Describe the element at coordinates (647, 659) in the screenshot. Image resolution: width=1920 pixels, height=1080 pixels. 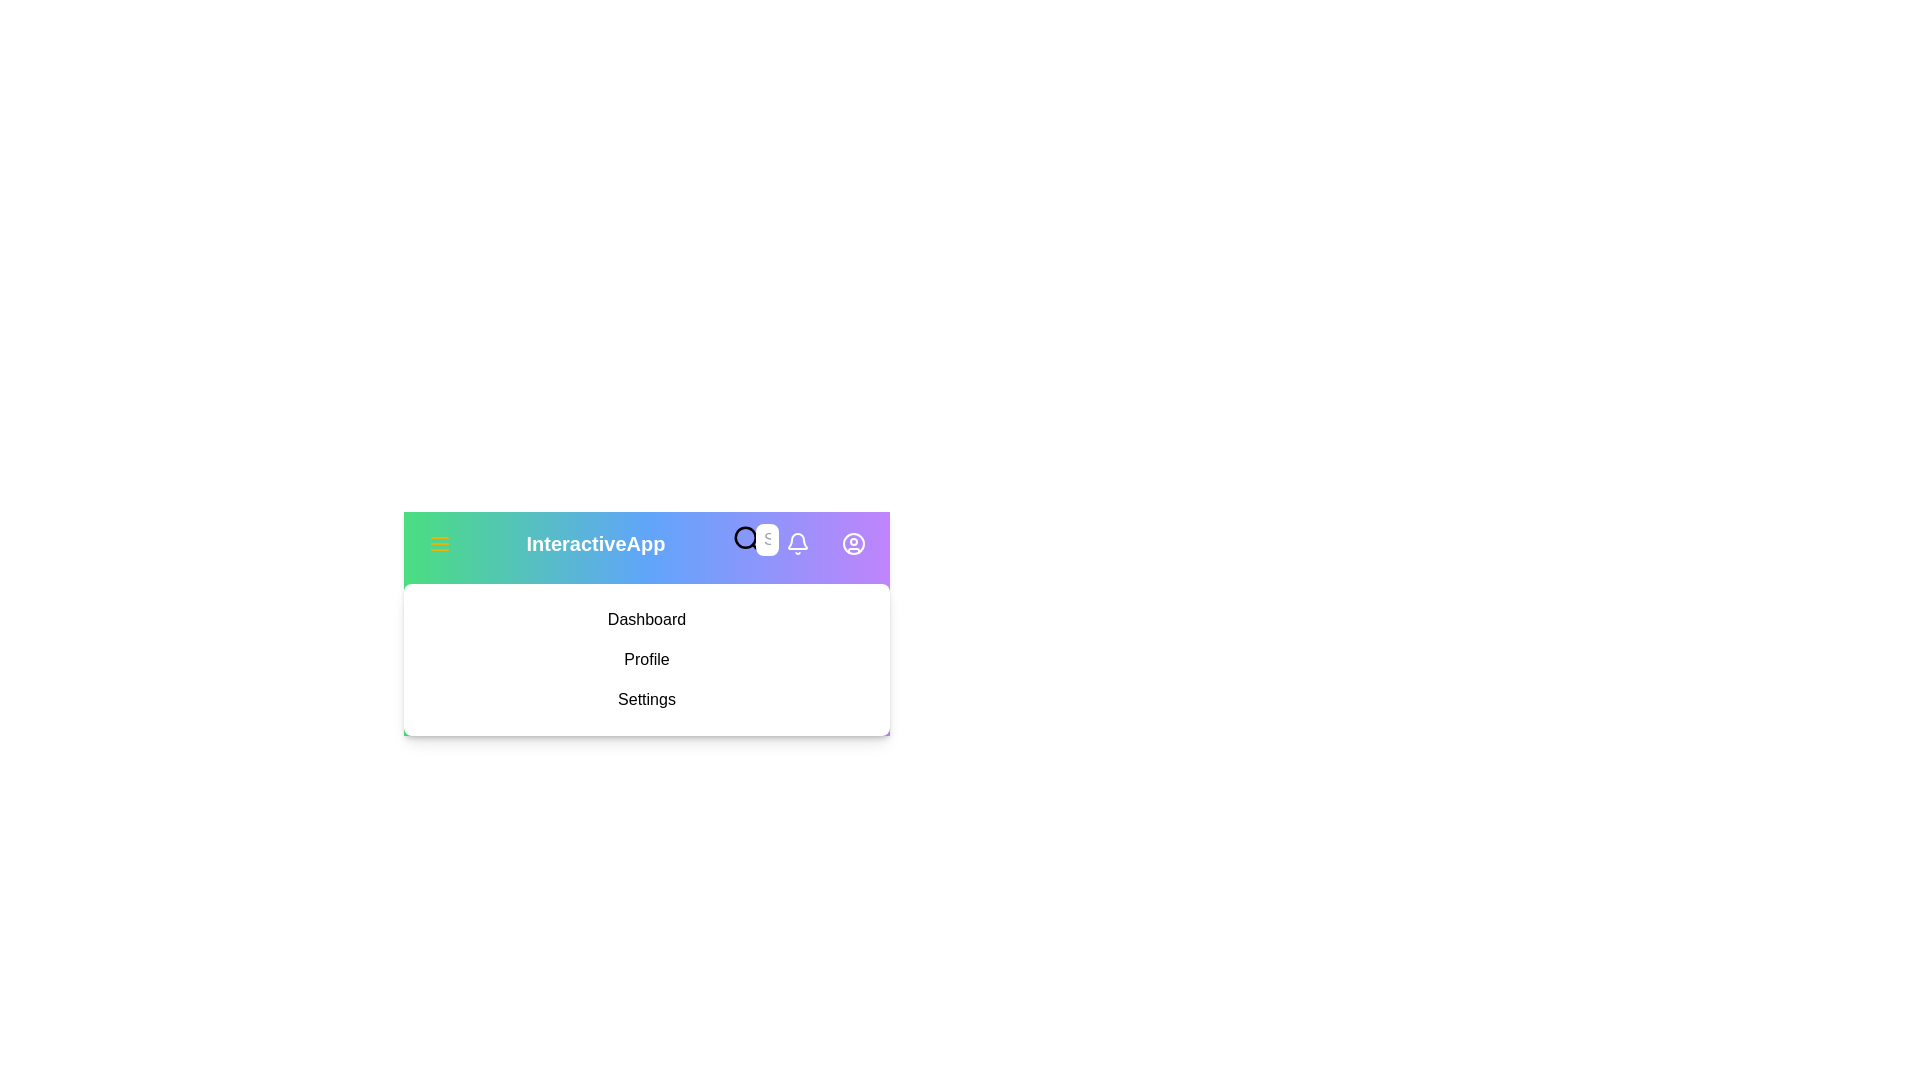
I see `the menu item Profile from the sidebar` at that location.